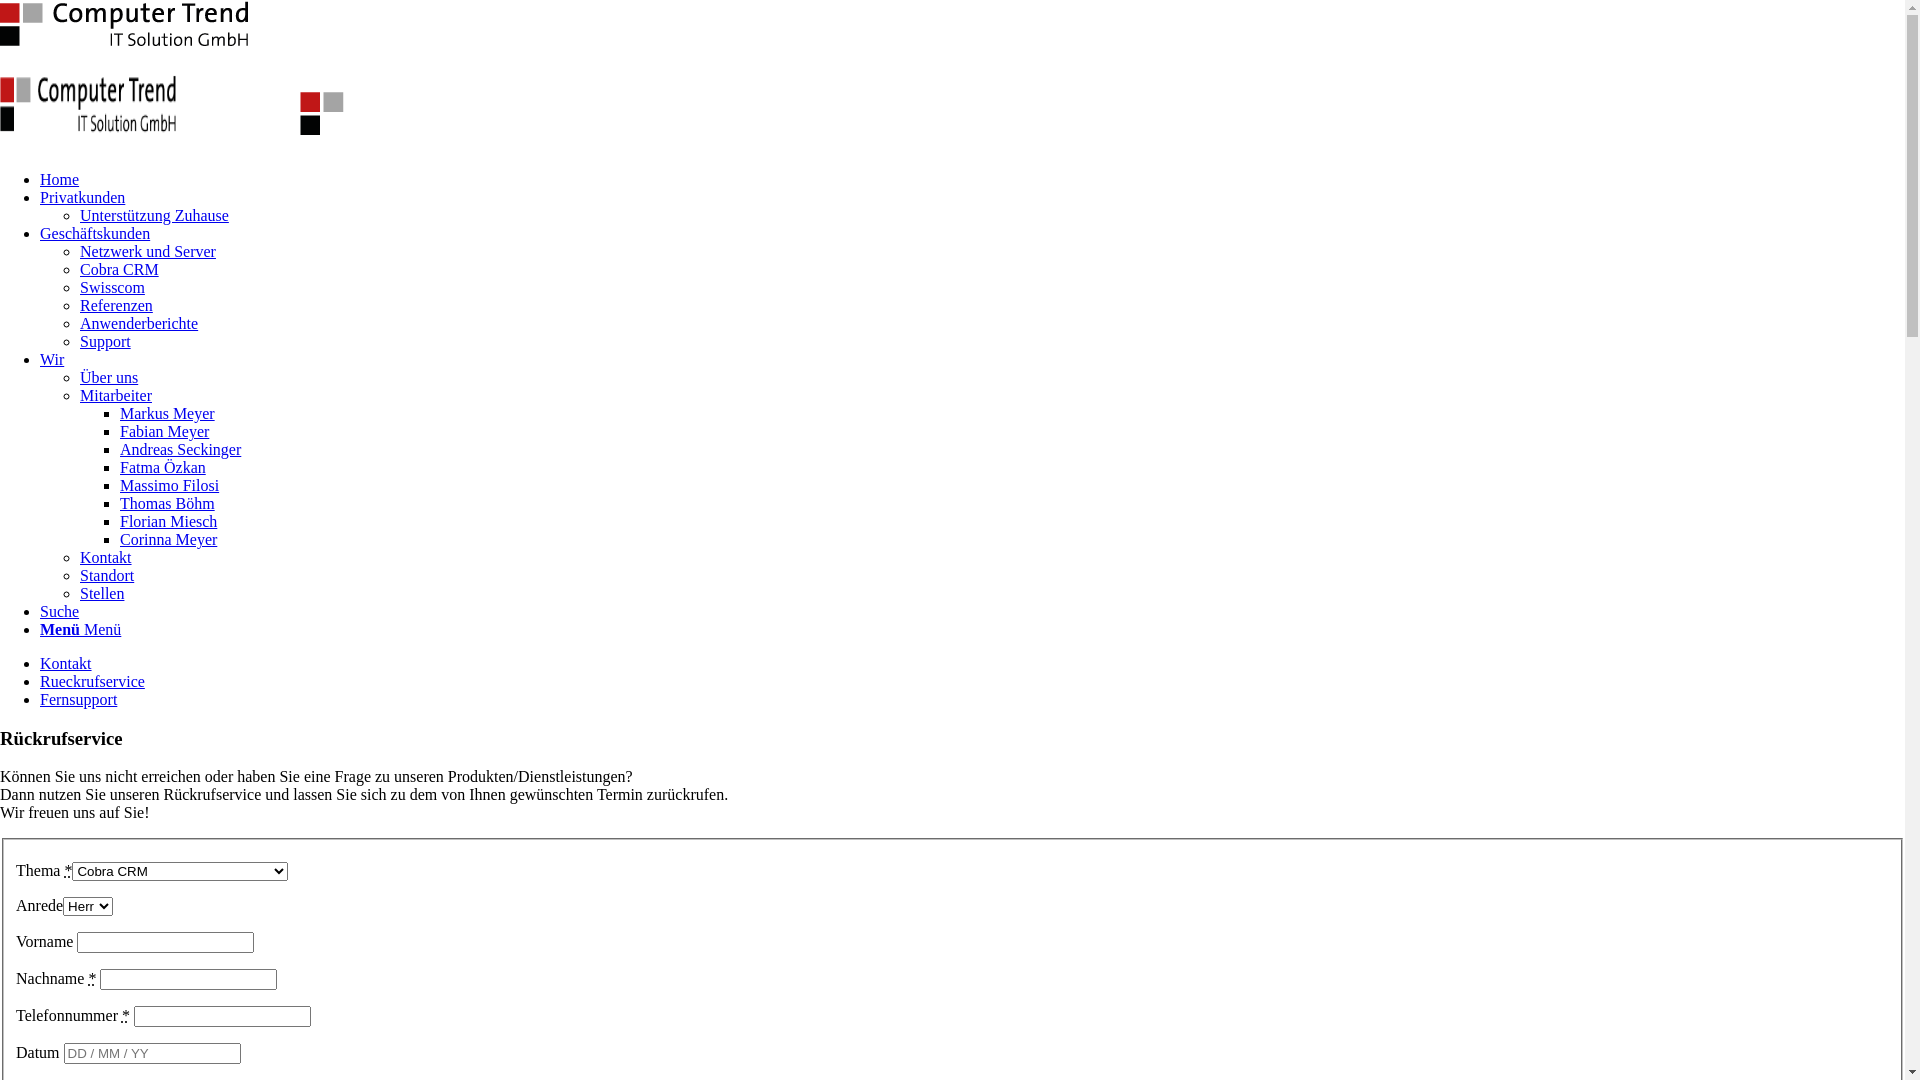  I want to click on 'Support', so click(104, 340).